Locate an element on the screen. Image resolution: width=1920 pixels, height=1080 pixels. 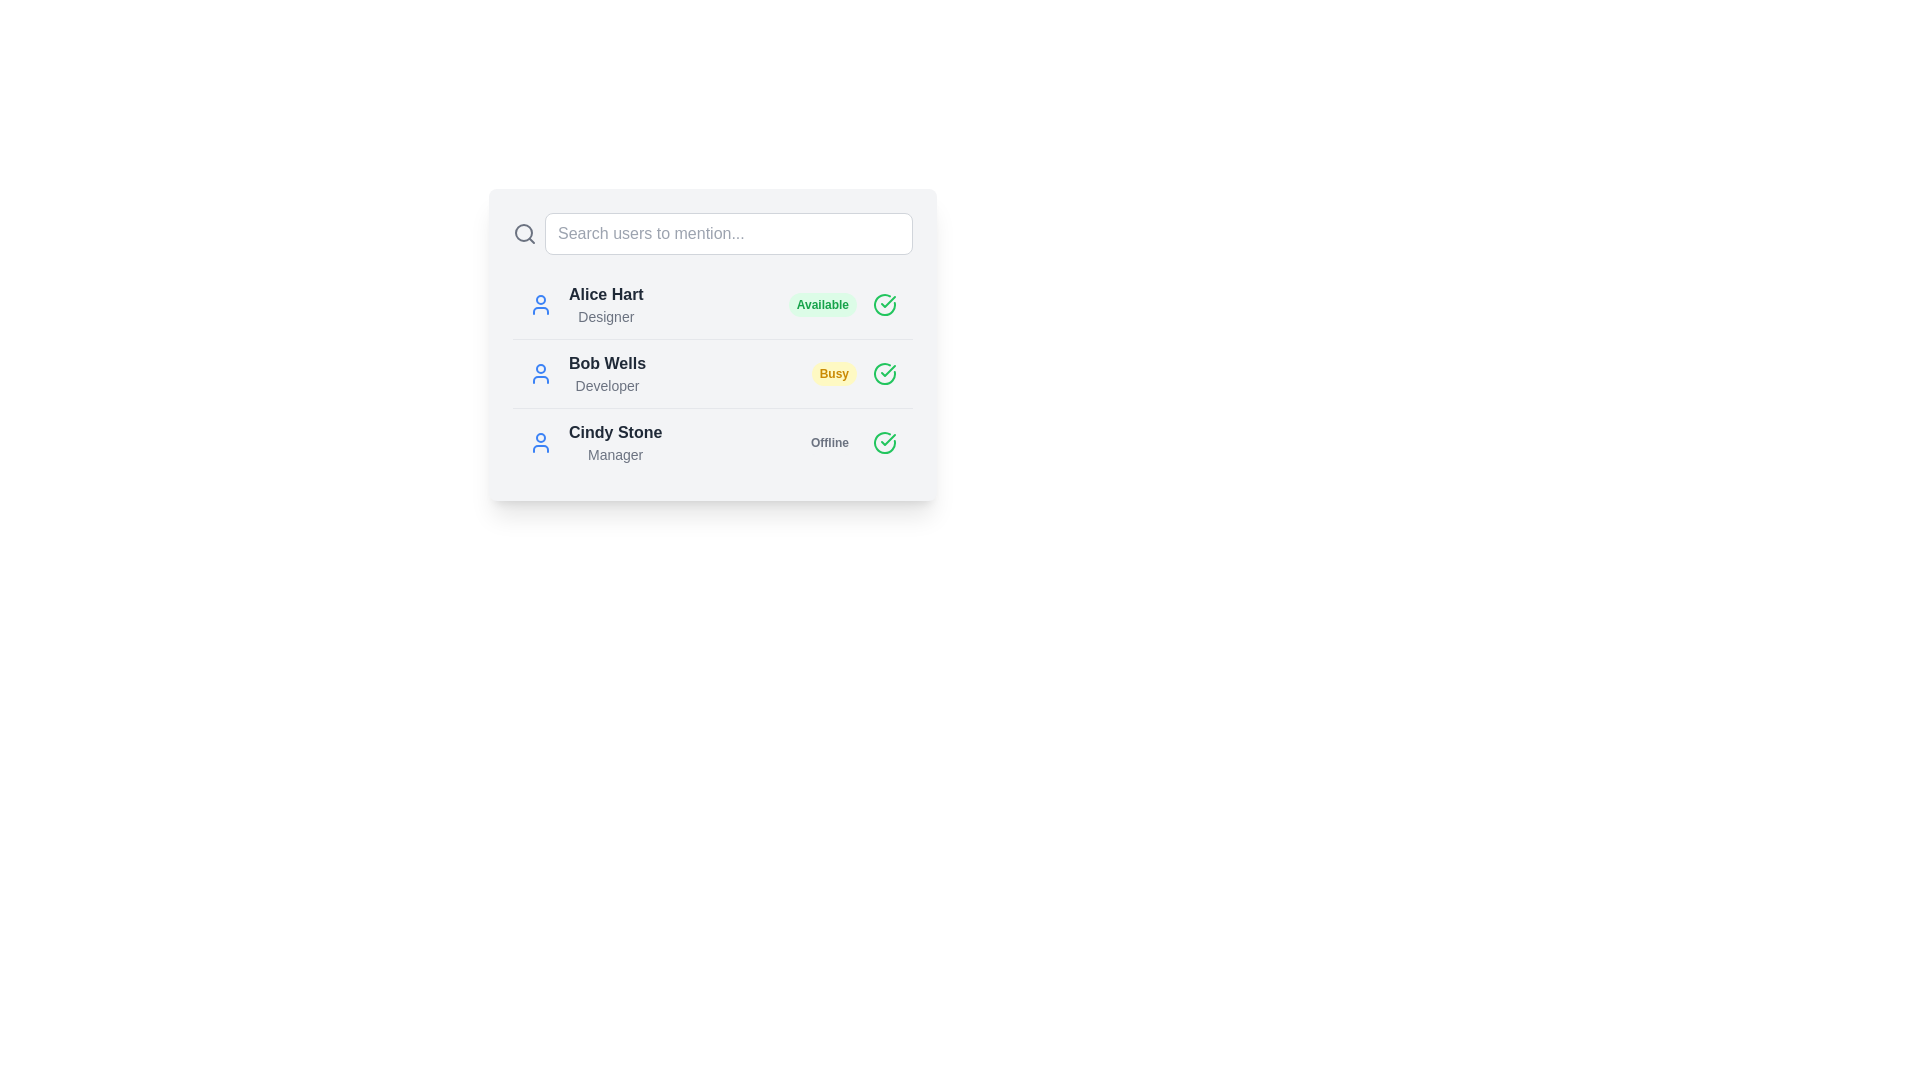
the text label displaying 'Developer' which is styled in light gray and positioned beneath 'Bob Wells' in a modal interface is located at coordinates (606, 385).